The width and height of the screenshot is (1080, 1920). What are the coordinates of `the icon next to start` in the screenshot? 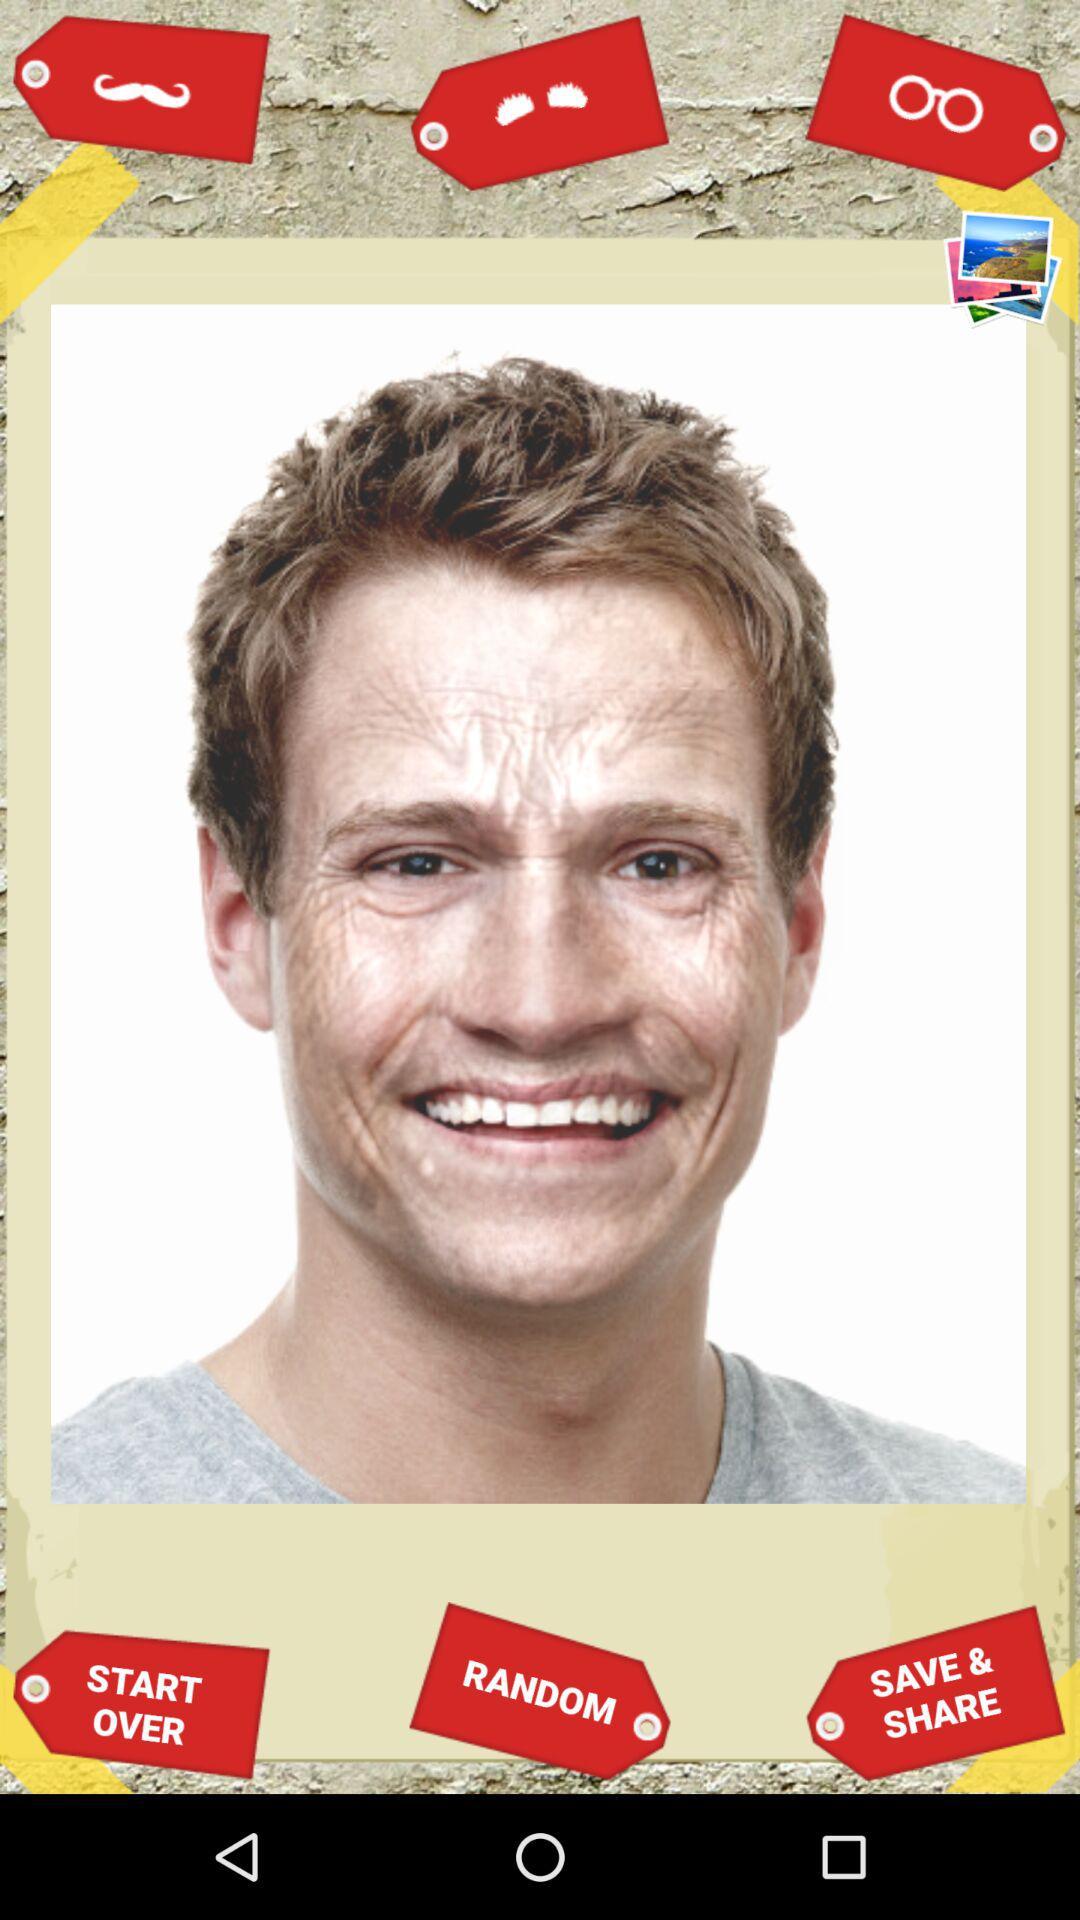 It's located at (540, 1690).